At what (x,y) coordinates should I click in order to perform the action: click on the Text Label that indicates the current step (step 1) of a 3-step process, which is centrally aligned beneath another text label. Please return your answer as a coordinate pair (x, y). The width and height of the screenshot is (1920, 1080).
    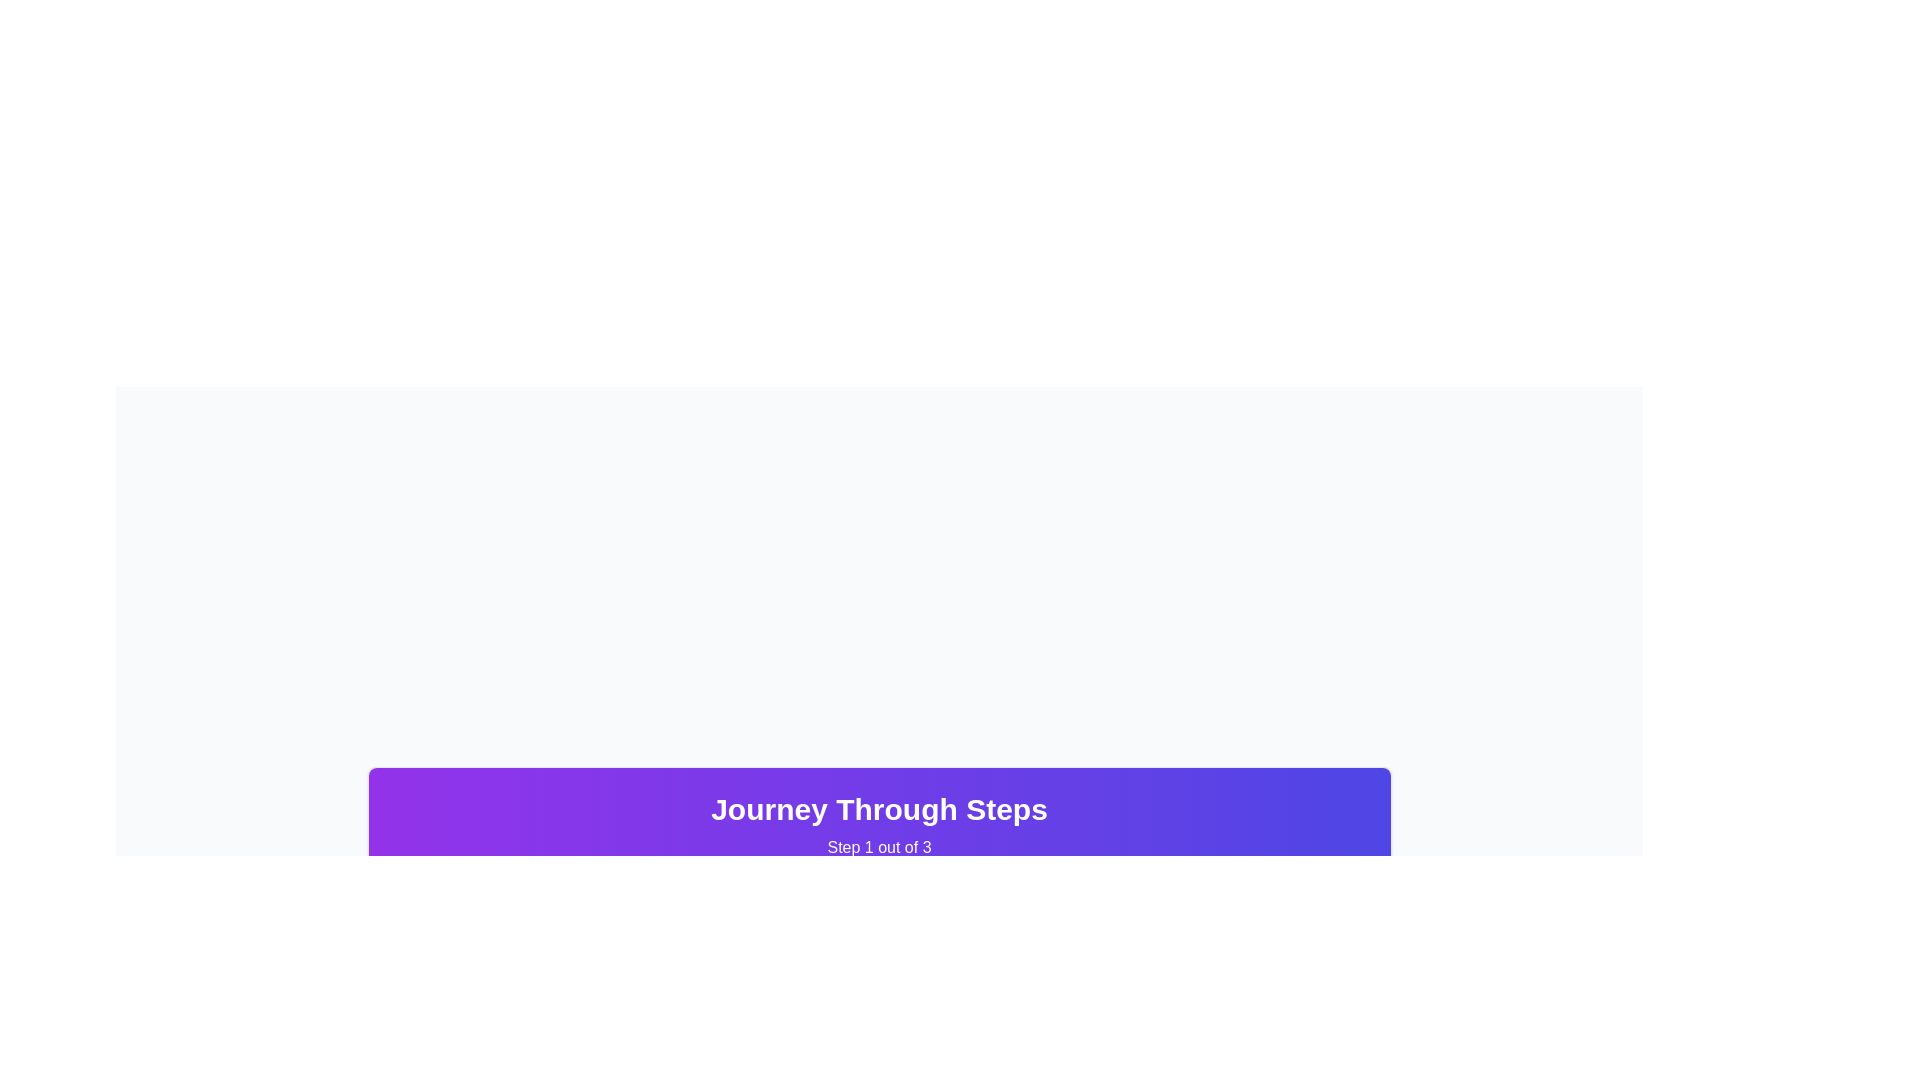
    Looking at the image, I should click on (879, 848).